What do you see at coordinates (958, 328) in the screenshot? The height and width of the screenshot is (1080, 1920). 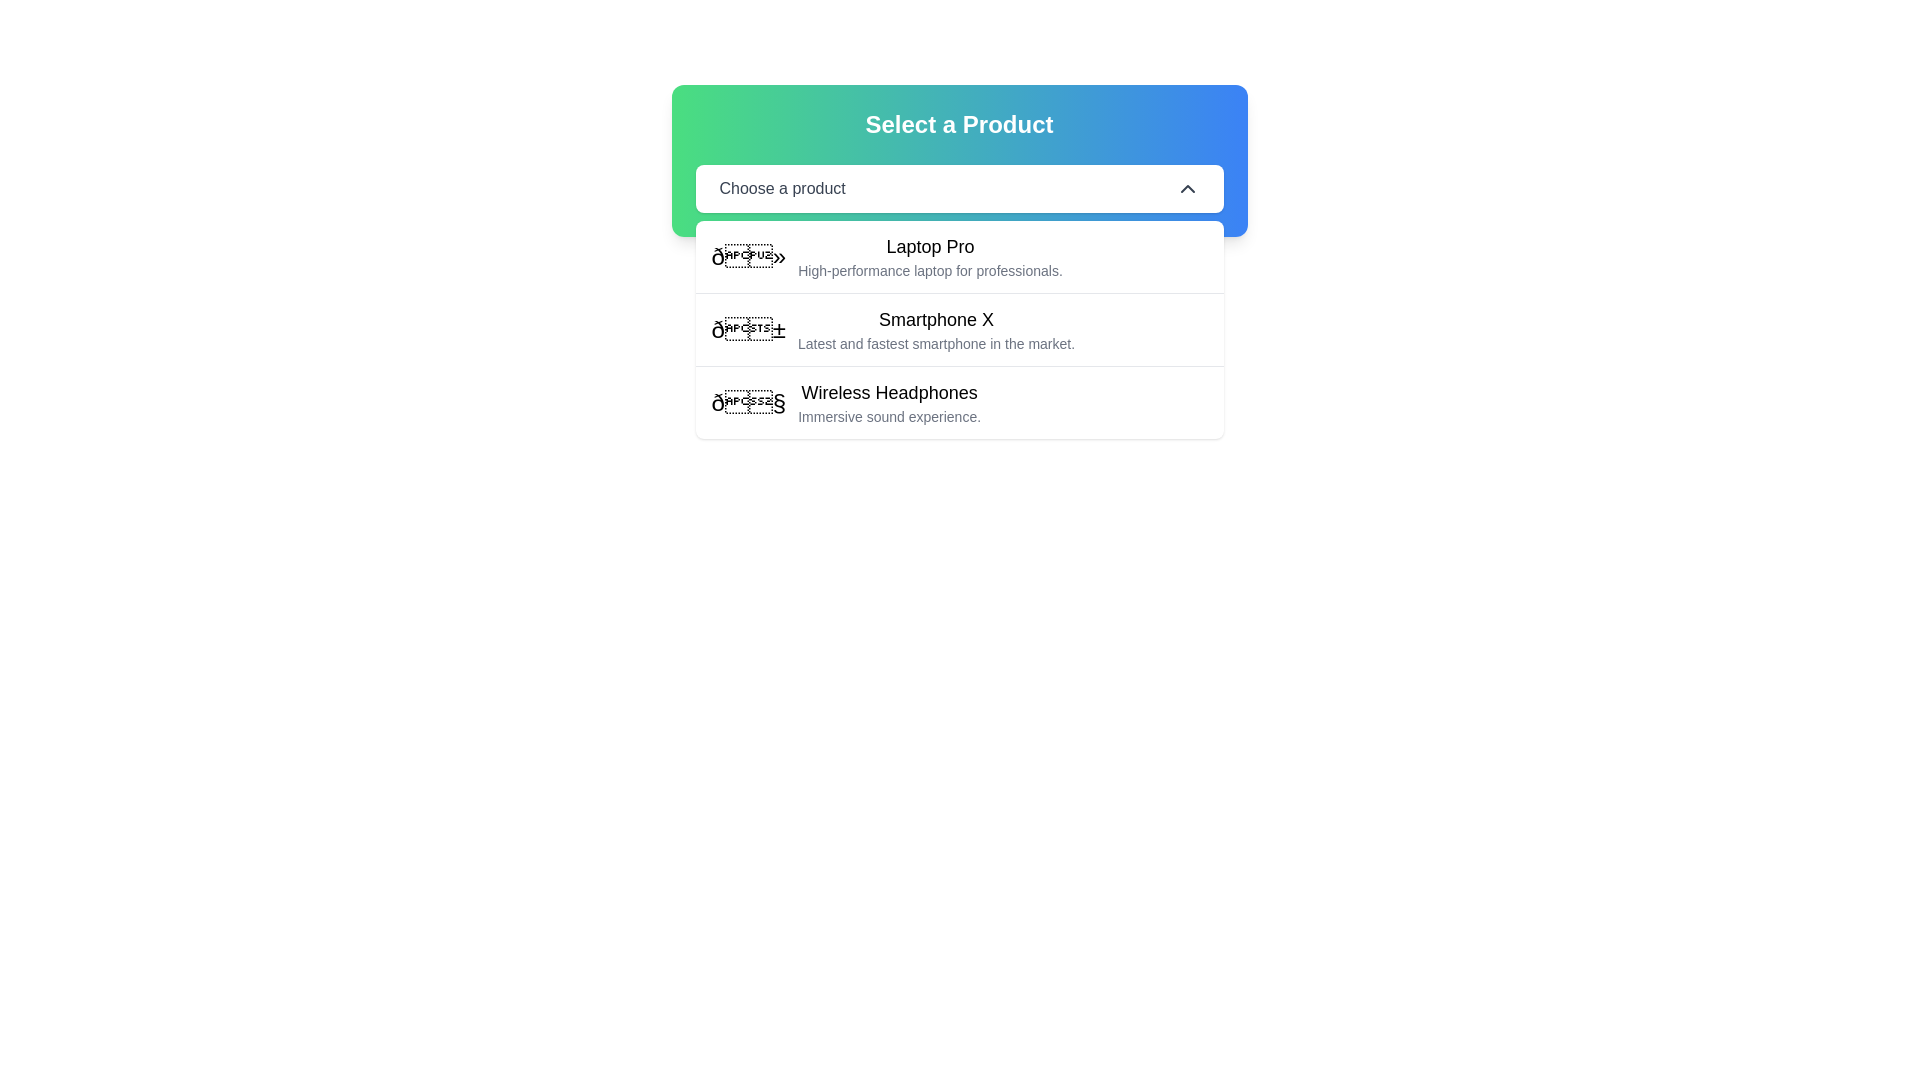 I see `the second selectable option in the dropdown menu under the 'Select a Product' section, which is positioned between 'Laptop Pro' and 'Wireless Headphones'` at bounding box center [958, 328].